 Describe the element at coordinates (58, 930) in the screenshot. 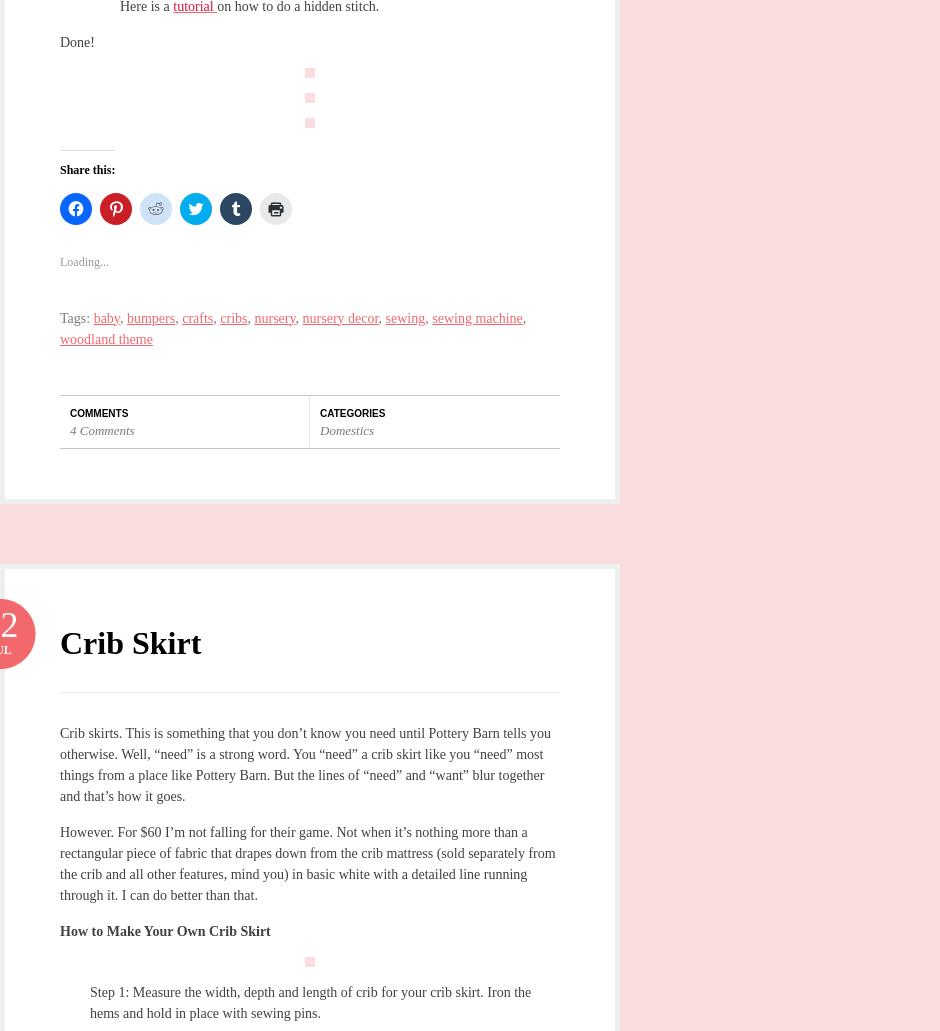

I see `'How to Make Your Own Crib Skirt'` at that location.